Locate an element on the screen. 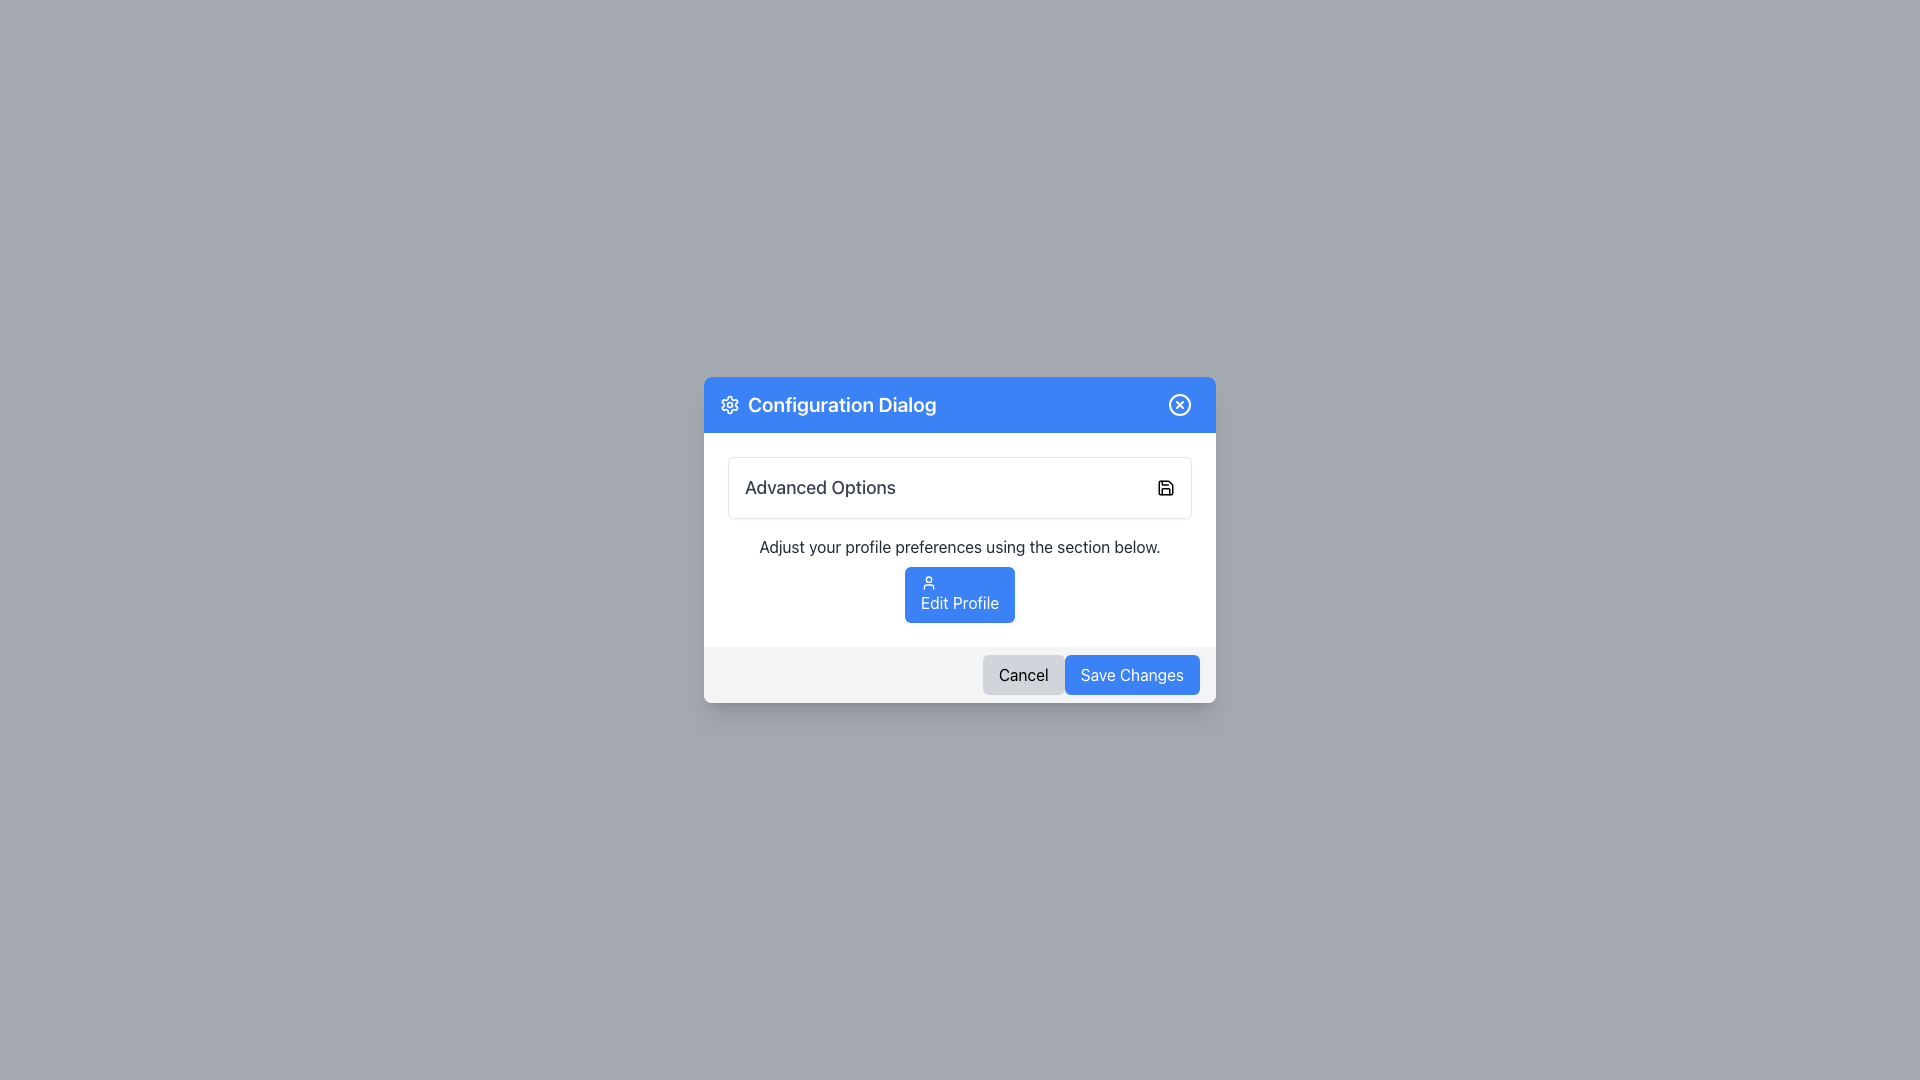  the circular icon button with a cross inside, which is styled with a blue outline, located in the top-right corner of the blue header of the 'Configuration Dialog' is located at coordinates (1180, 405).